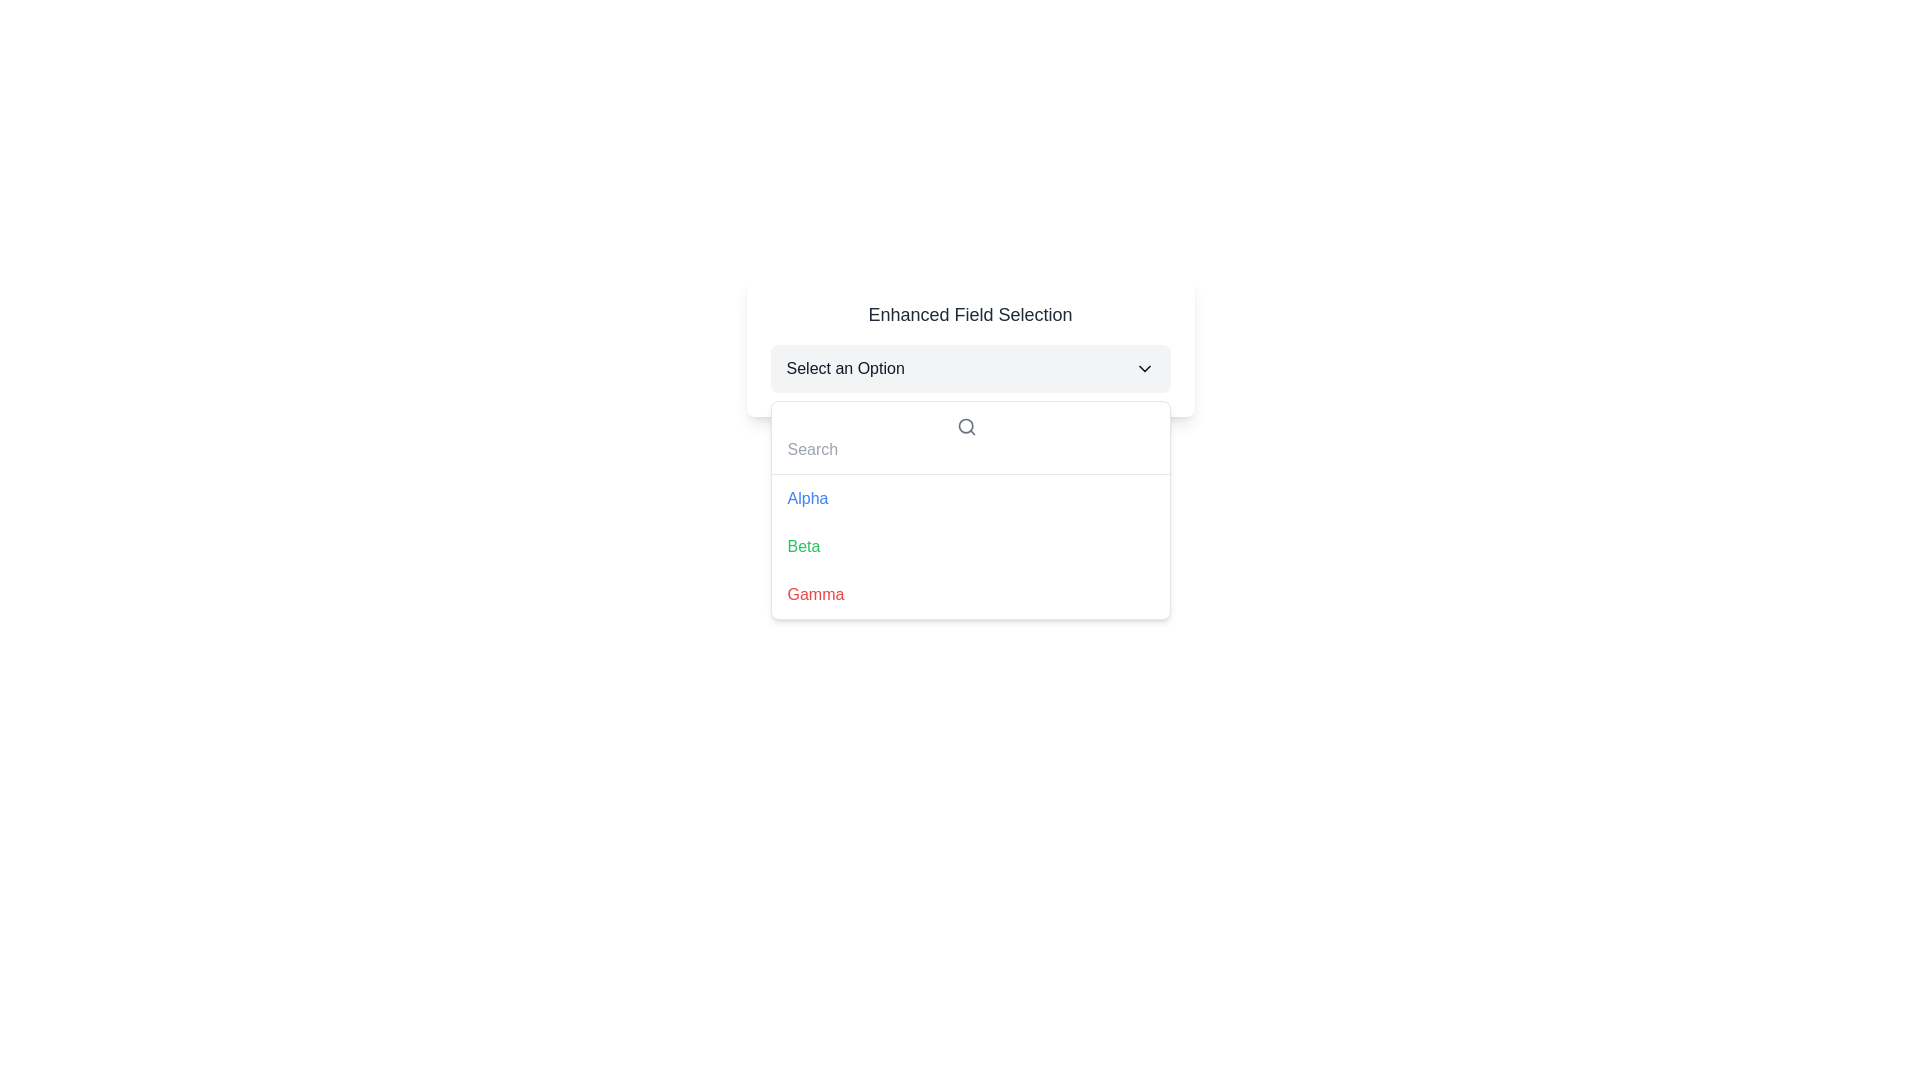 Image resolution: width=1920 pixels, height=1080 pixels. Describe the element at coordinates (970, 547) in the screenshot. I see `the second item in the dropdown menu list` at that location.